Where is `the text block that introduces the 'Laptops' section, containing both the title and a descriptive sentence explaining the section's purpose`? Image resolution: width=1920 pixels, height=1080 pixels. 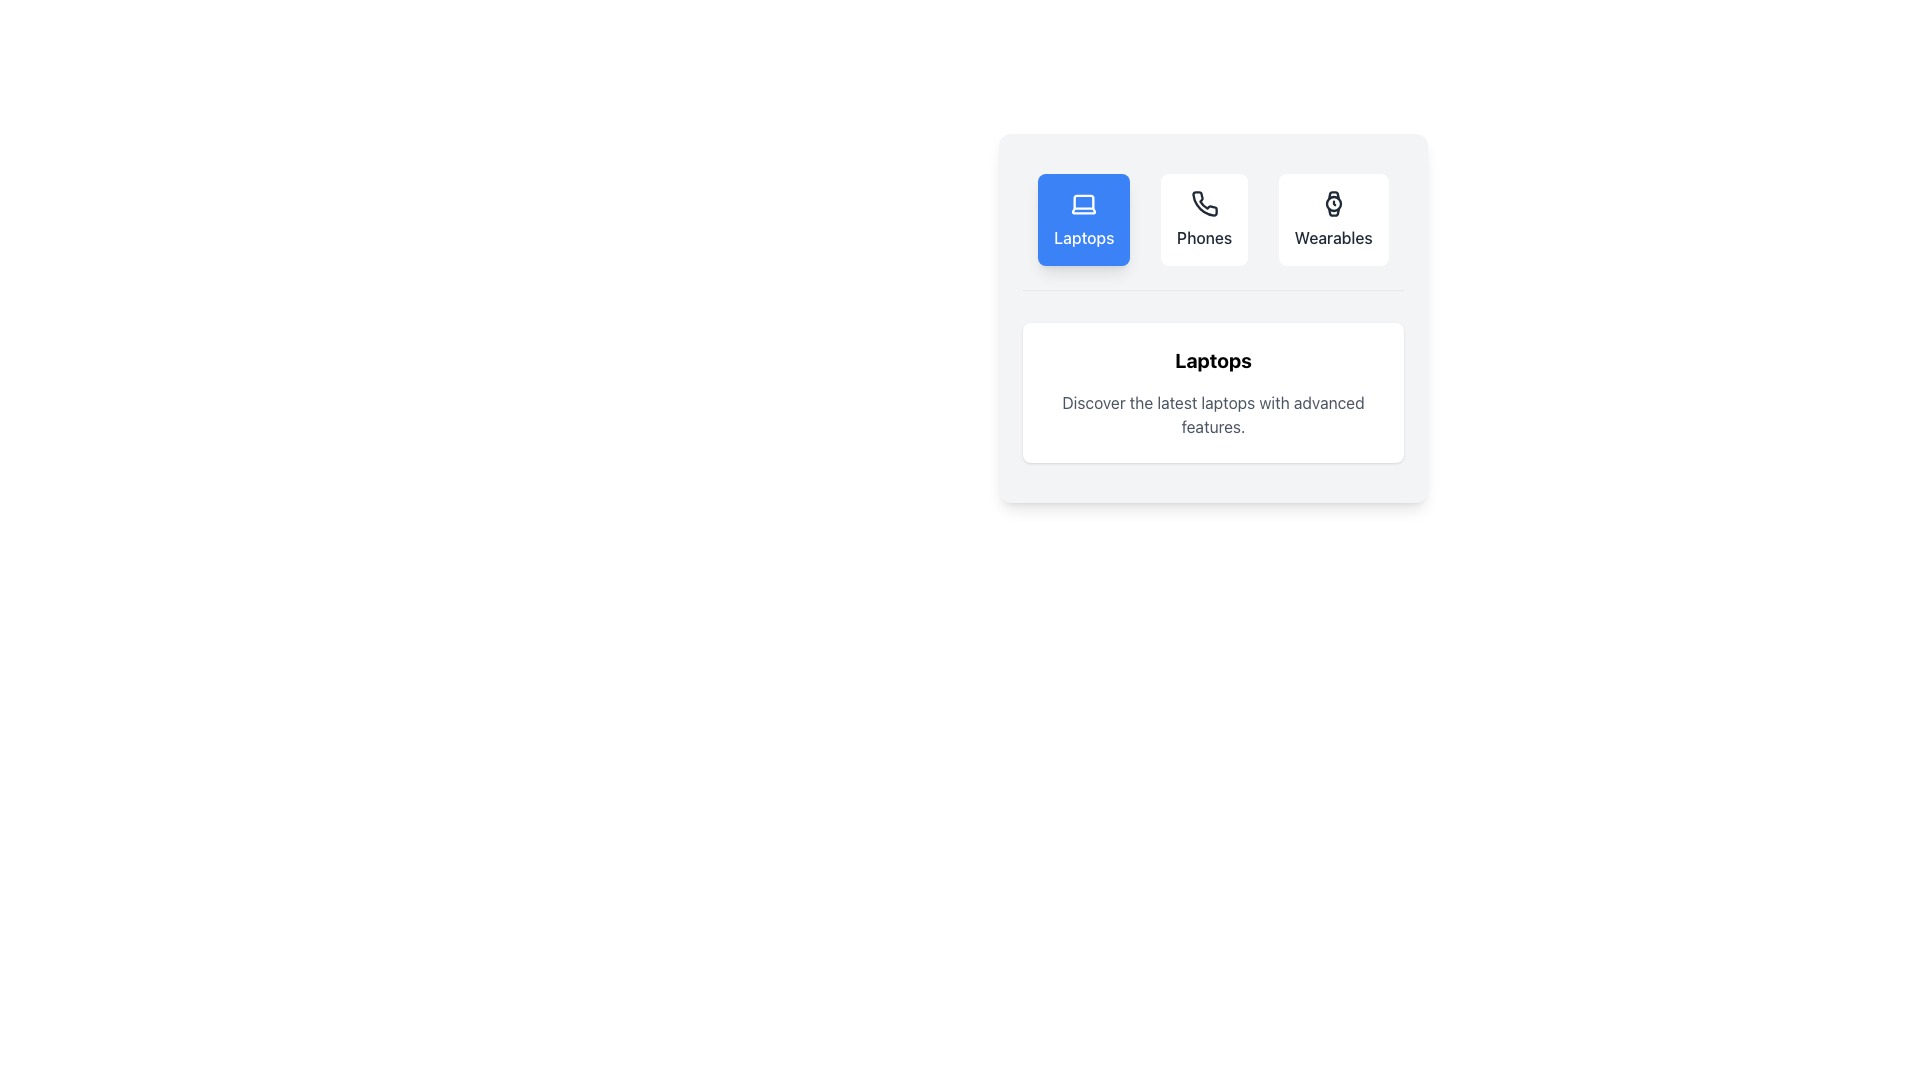
the text block that introduces the 'Laptops' section, containing both the title and a descriptive sentence explaining the section's purpose is located at coordinates (1212, 393).